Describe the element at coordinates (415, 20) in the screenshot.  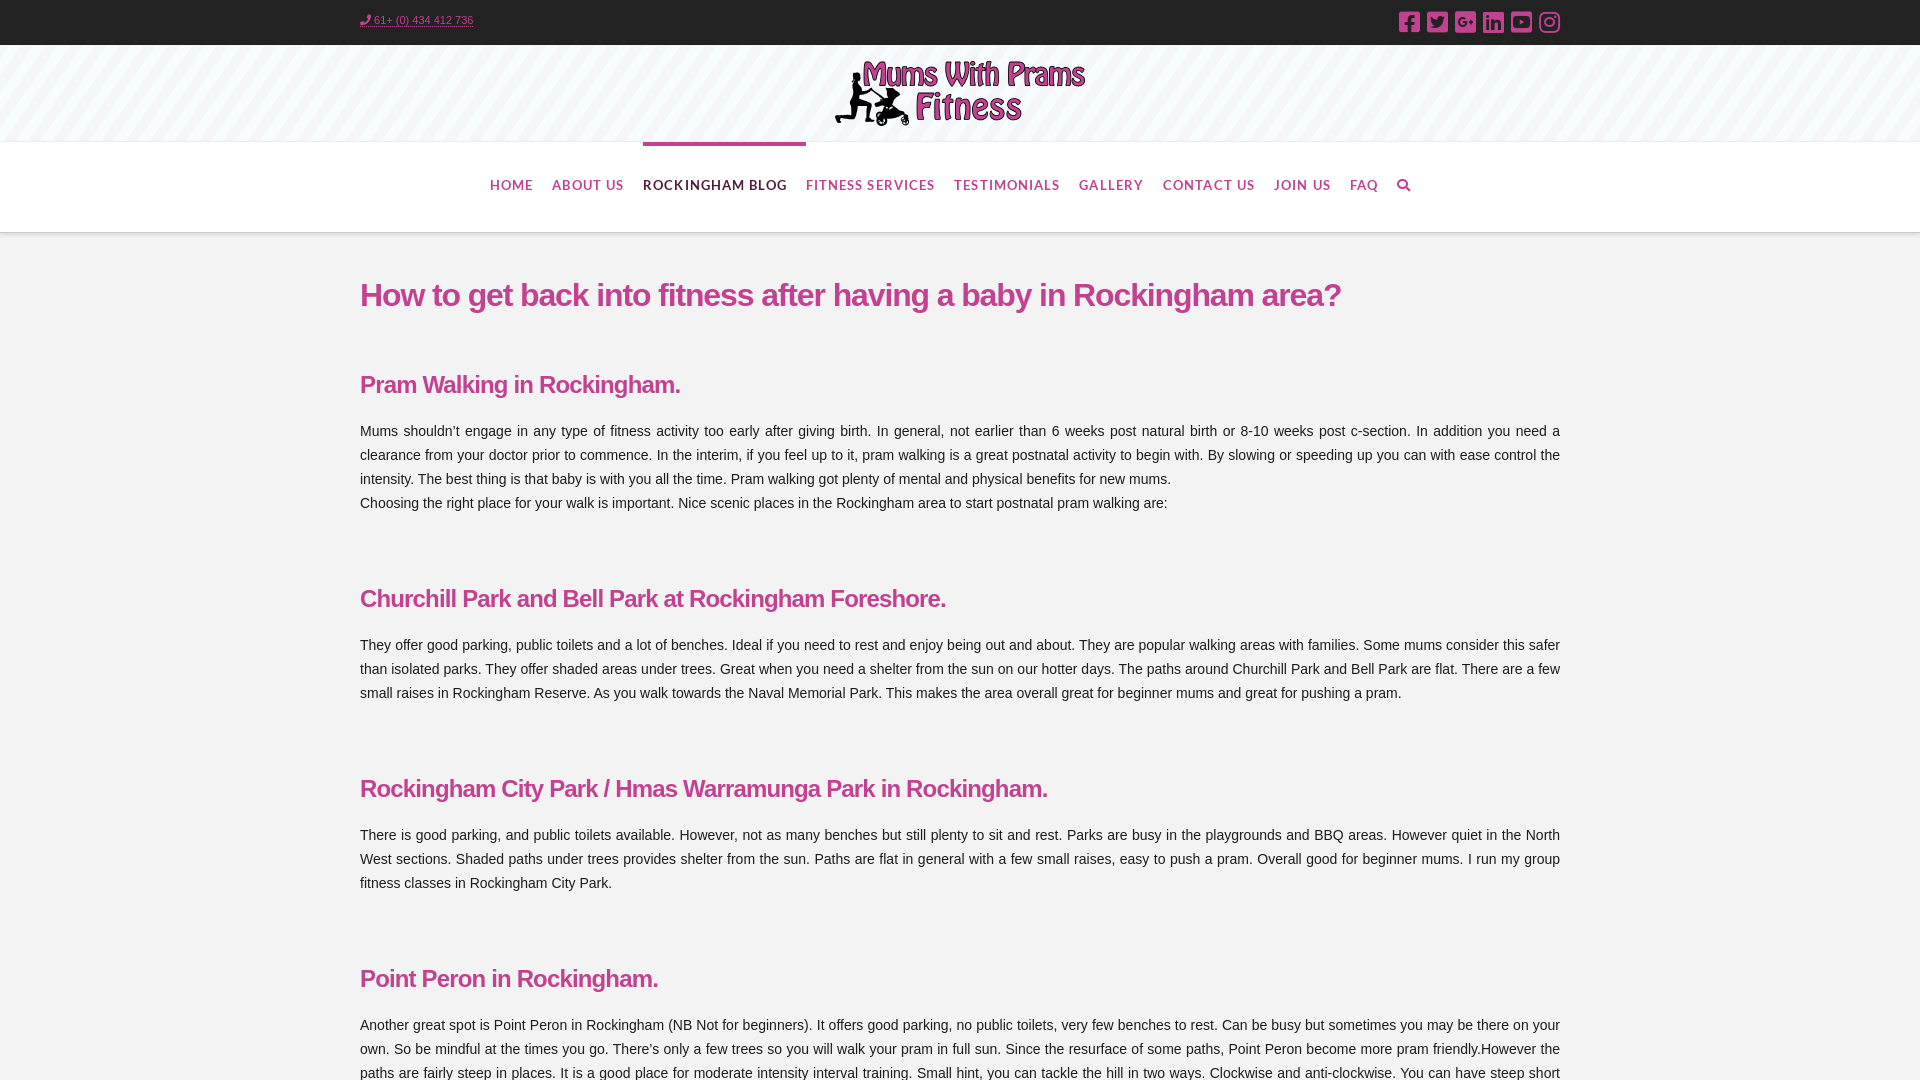
I see `'61+ (0) 434 412 736'` at that location.